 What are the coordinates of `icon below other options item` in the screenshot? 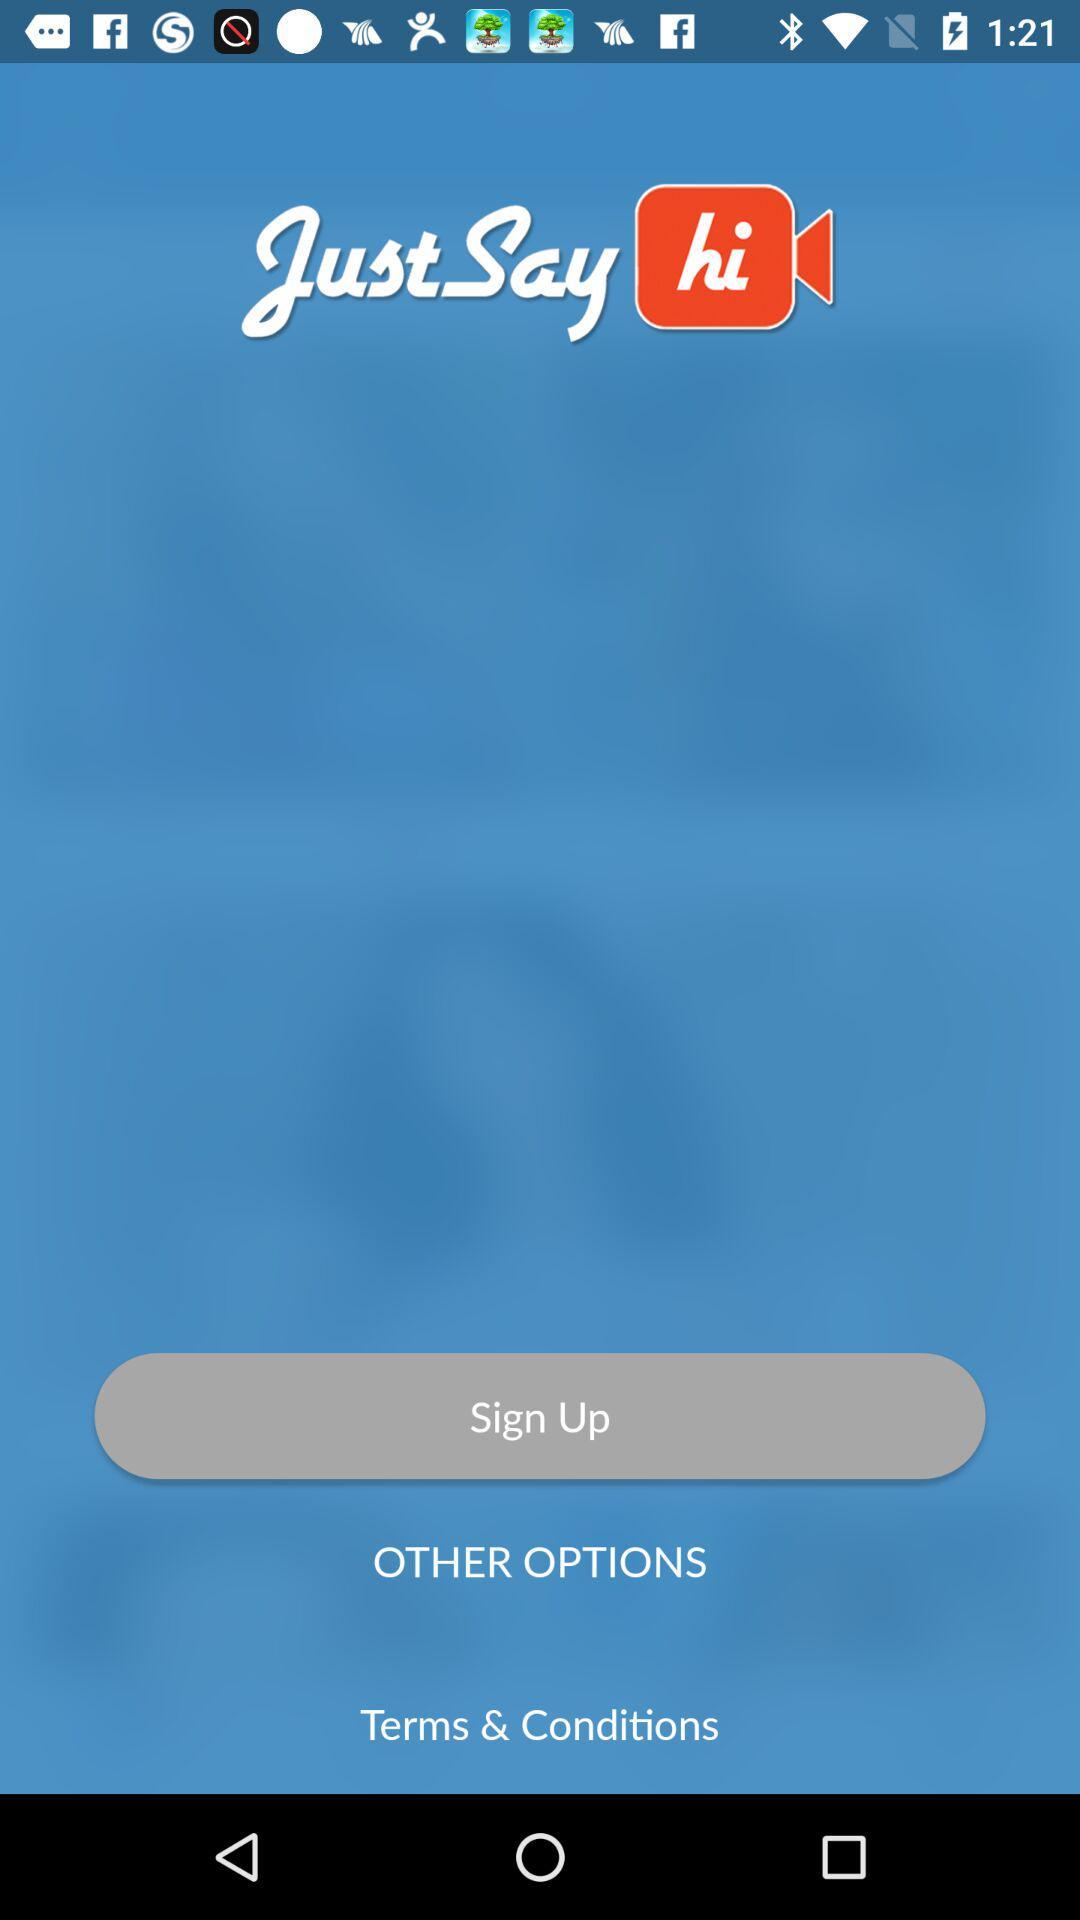 It's located at (538, 1722).